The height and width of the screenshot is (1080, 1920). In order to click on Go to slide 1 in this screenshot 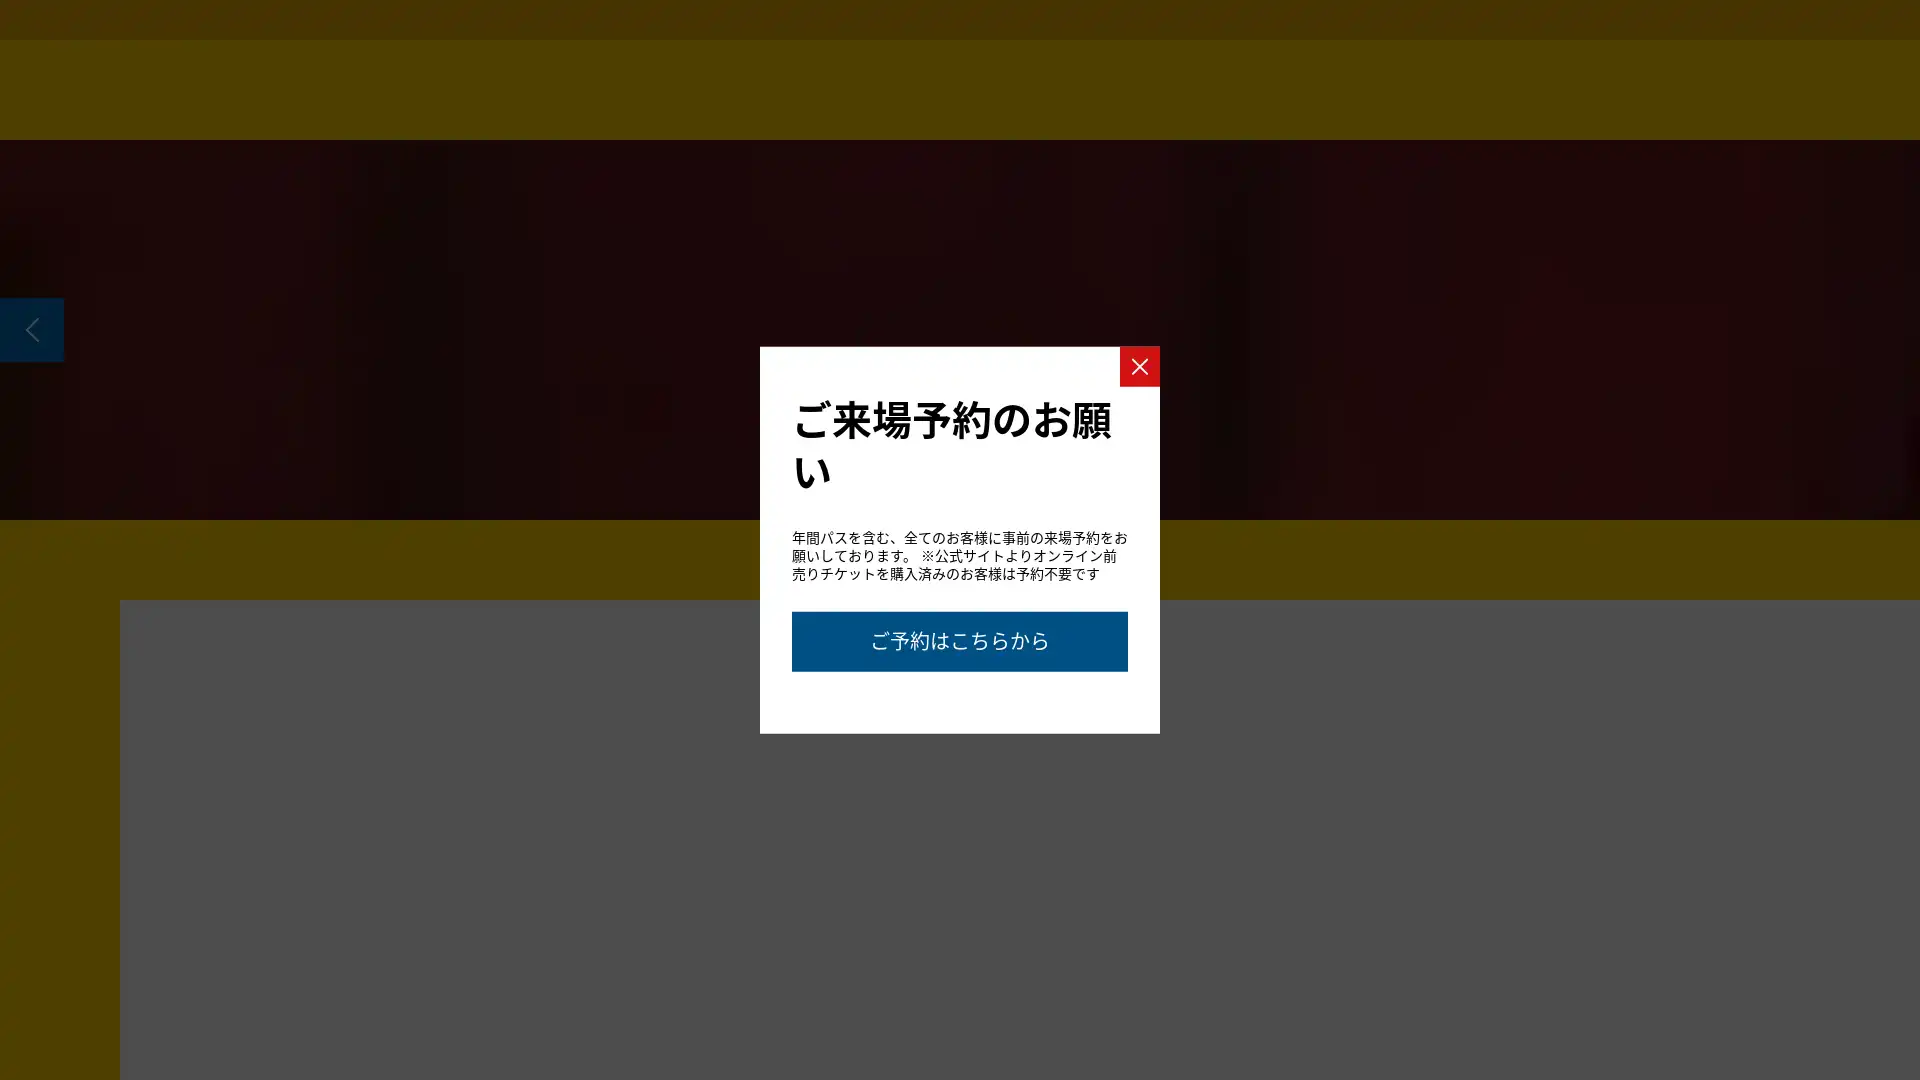, I will do `click(935, 774)`.